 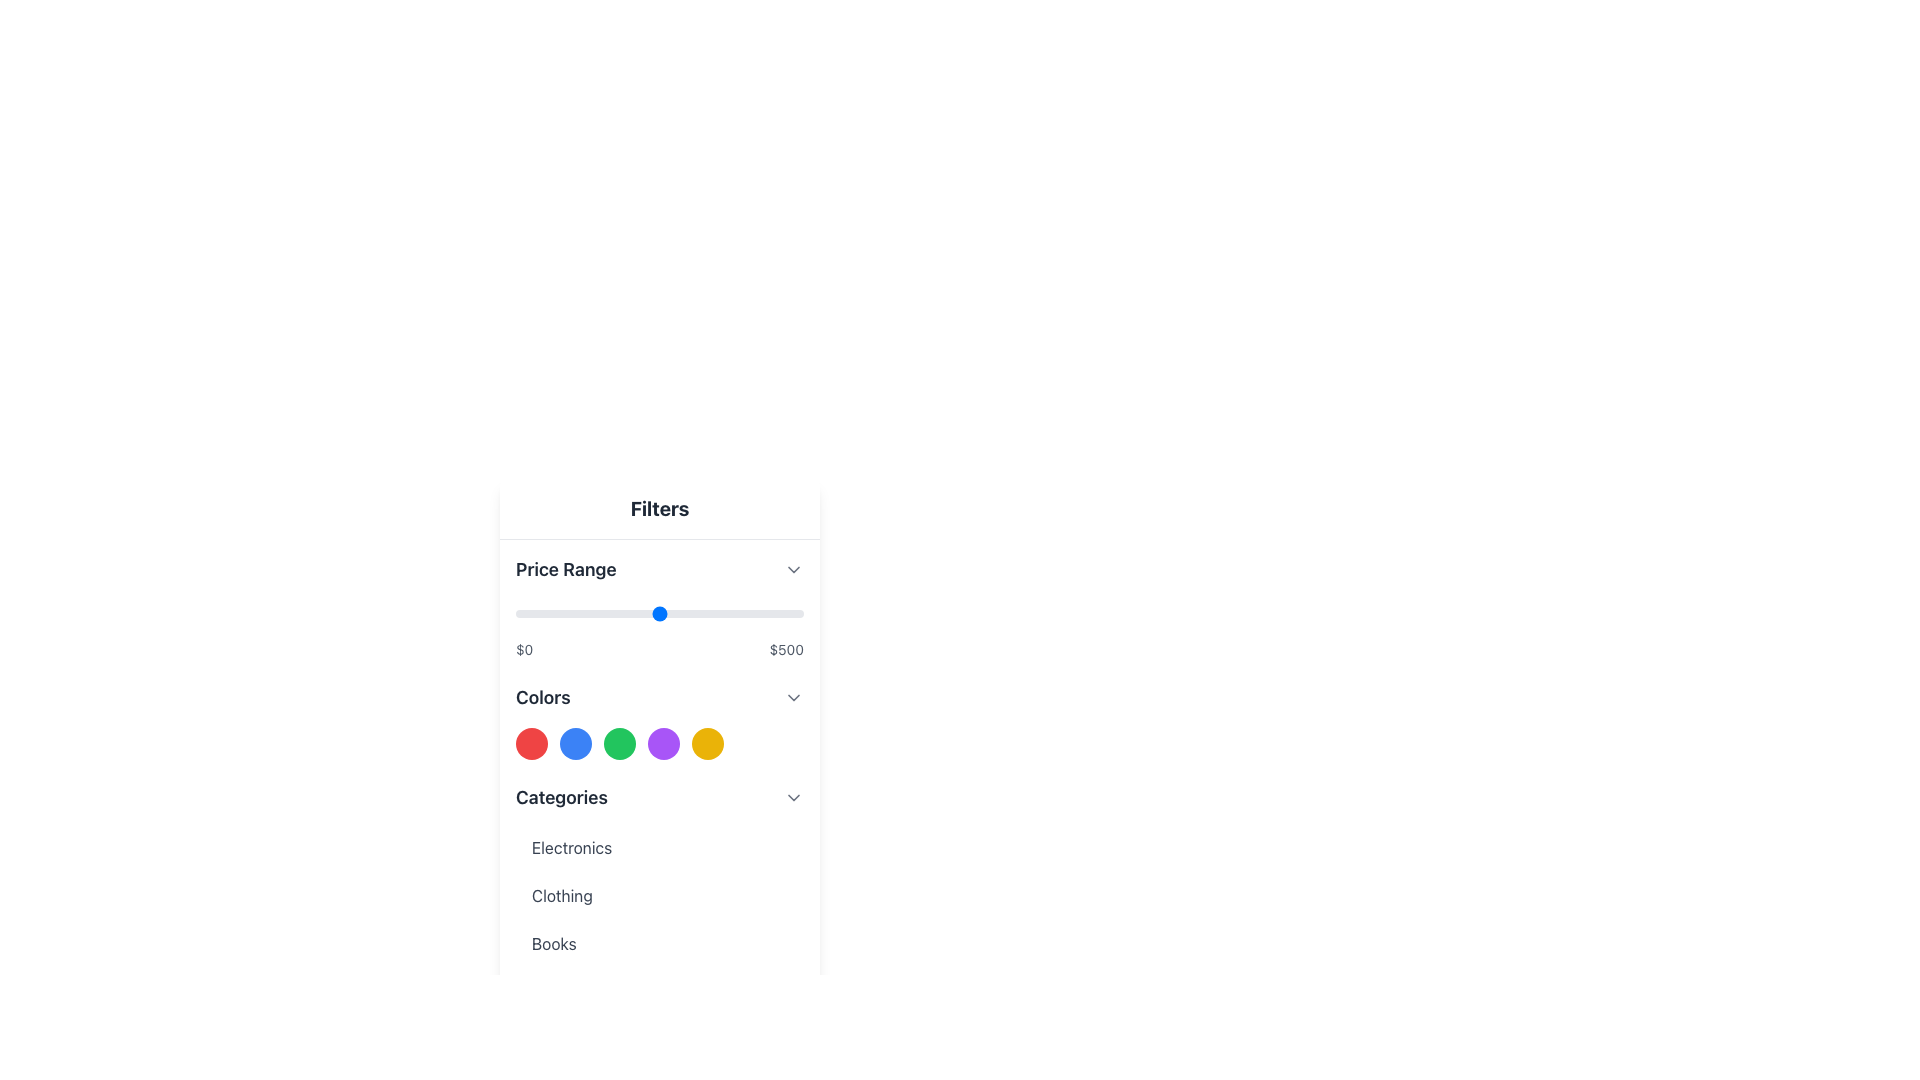 I want to click on the third circular selectable button with a green background, located under the 'Colors' label, to trigger a tooltip or interaction effect, so click(x=618, y=744).